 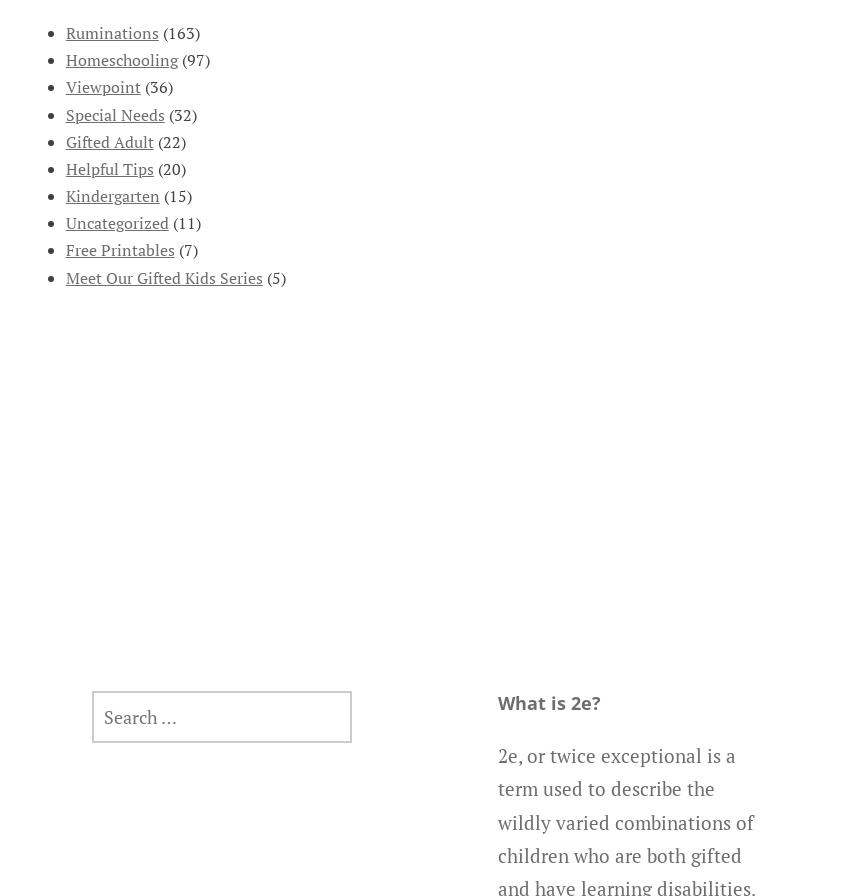 What do you see at coordinates (163, 277) in the screenshot?
I see `'Meet Our Gifted Kids Series'` at bounding box center [163, 277].